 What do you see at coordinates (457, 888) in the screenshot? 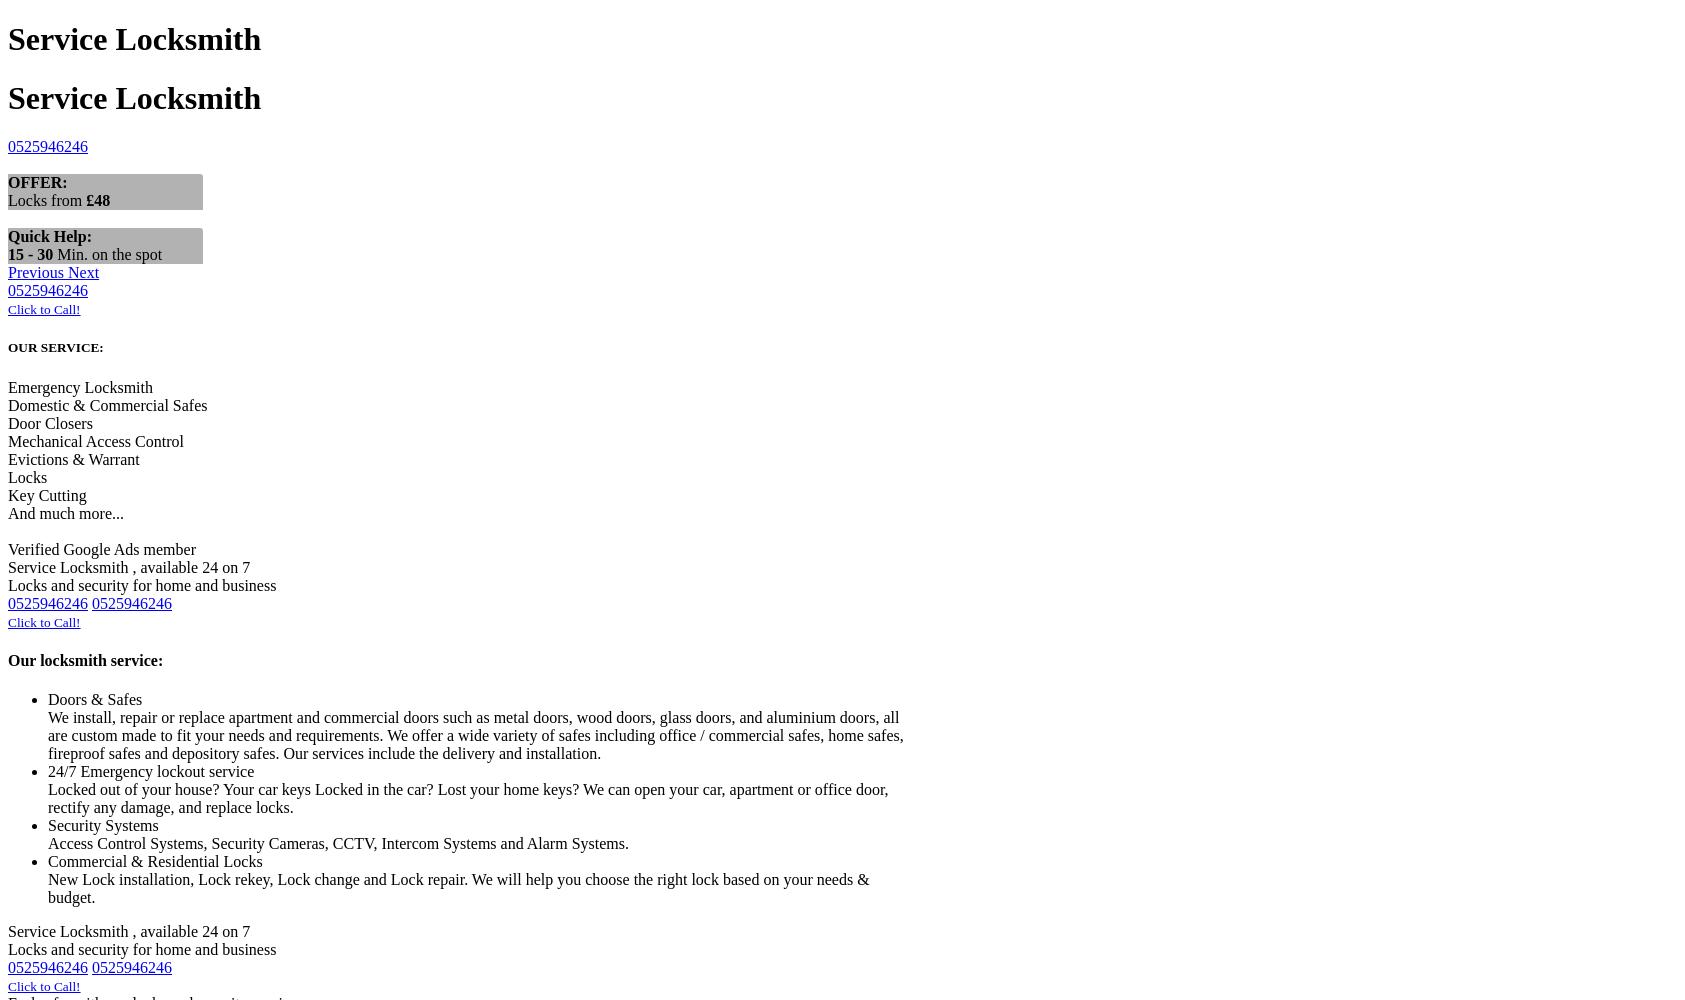
I see `'New Lock installation, Lock rekey, Lock change and Lock repair. We will help you choose the right lock based on your needs & budget.'` at bounding box center [457, 888].